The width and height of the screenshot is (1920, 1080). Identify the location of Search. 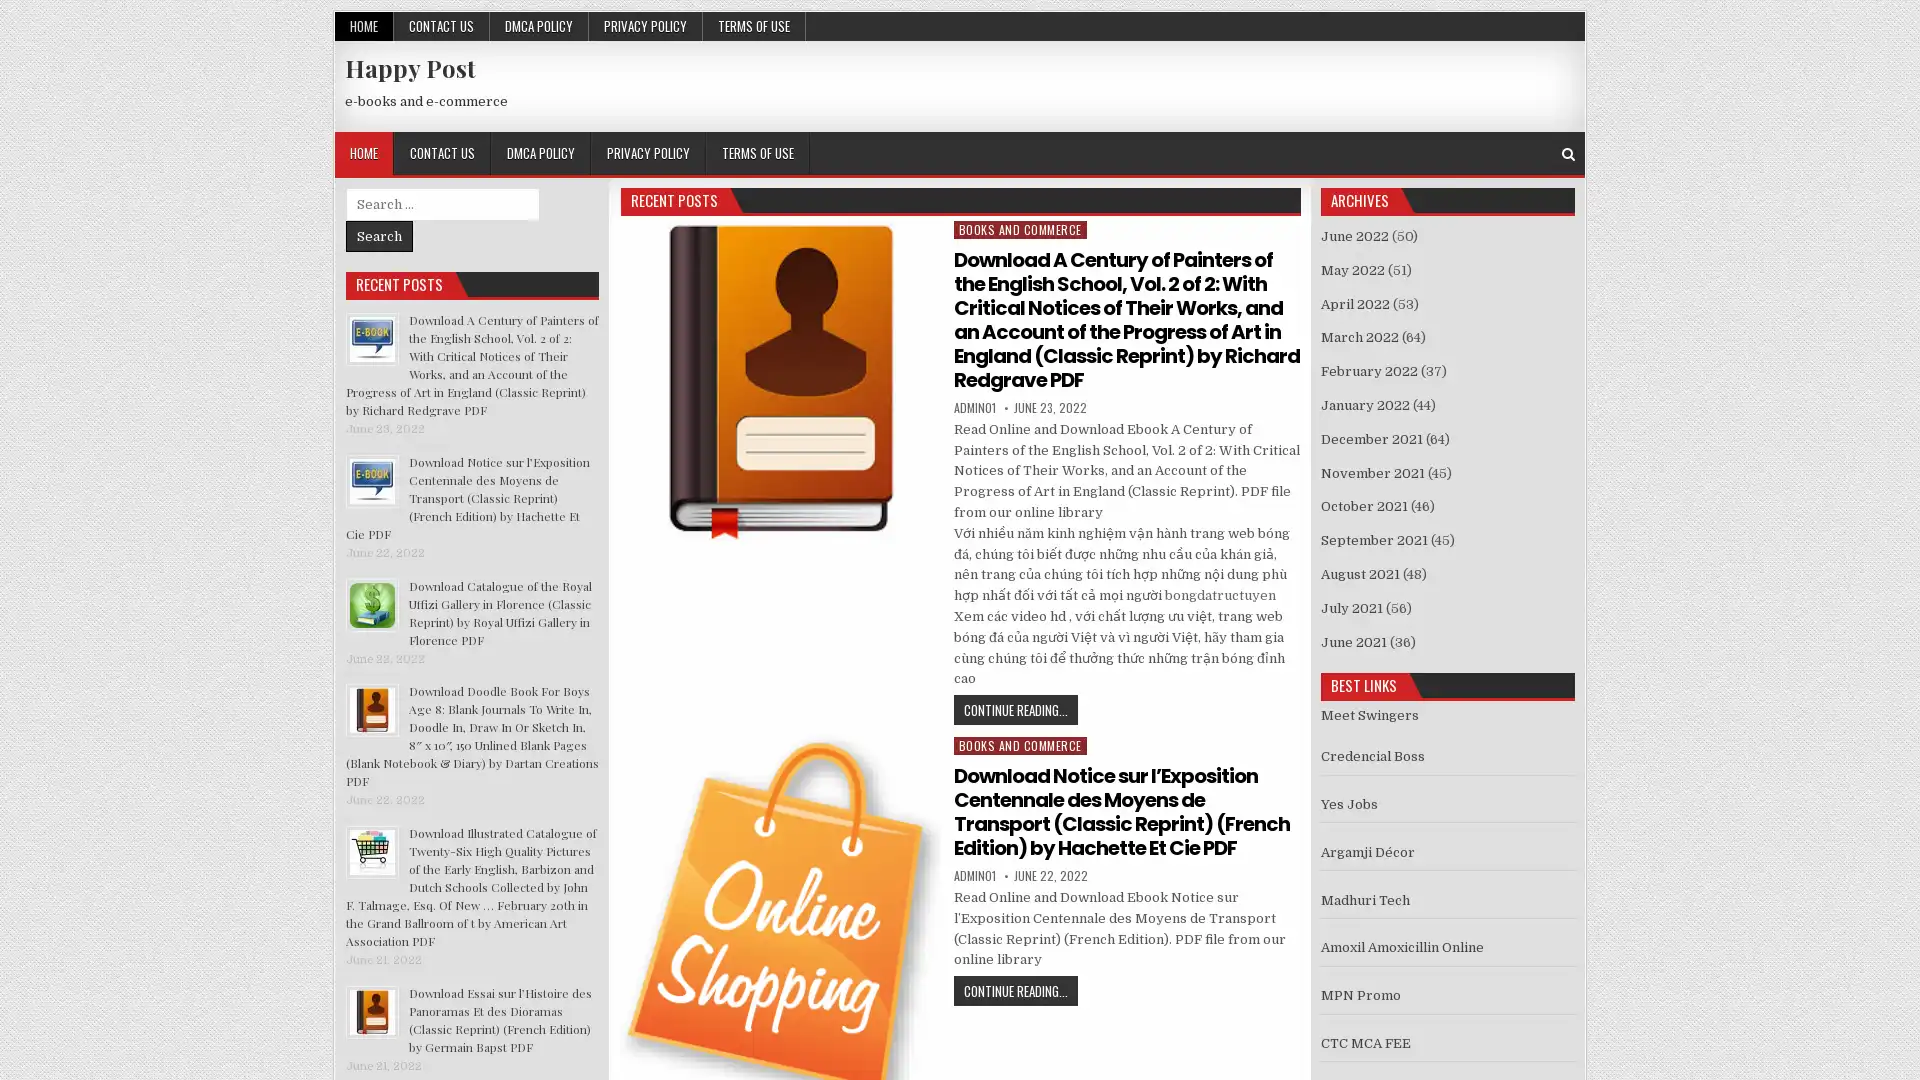
(378, 235).